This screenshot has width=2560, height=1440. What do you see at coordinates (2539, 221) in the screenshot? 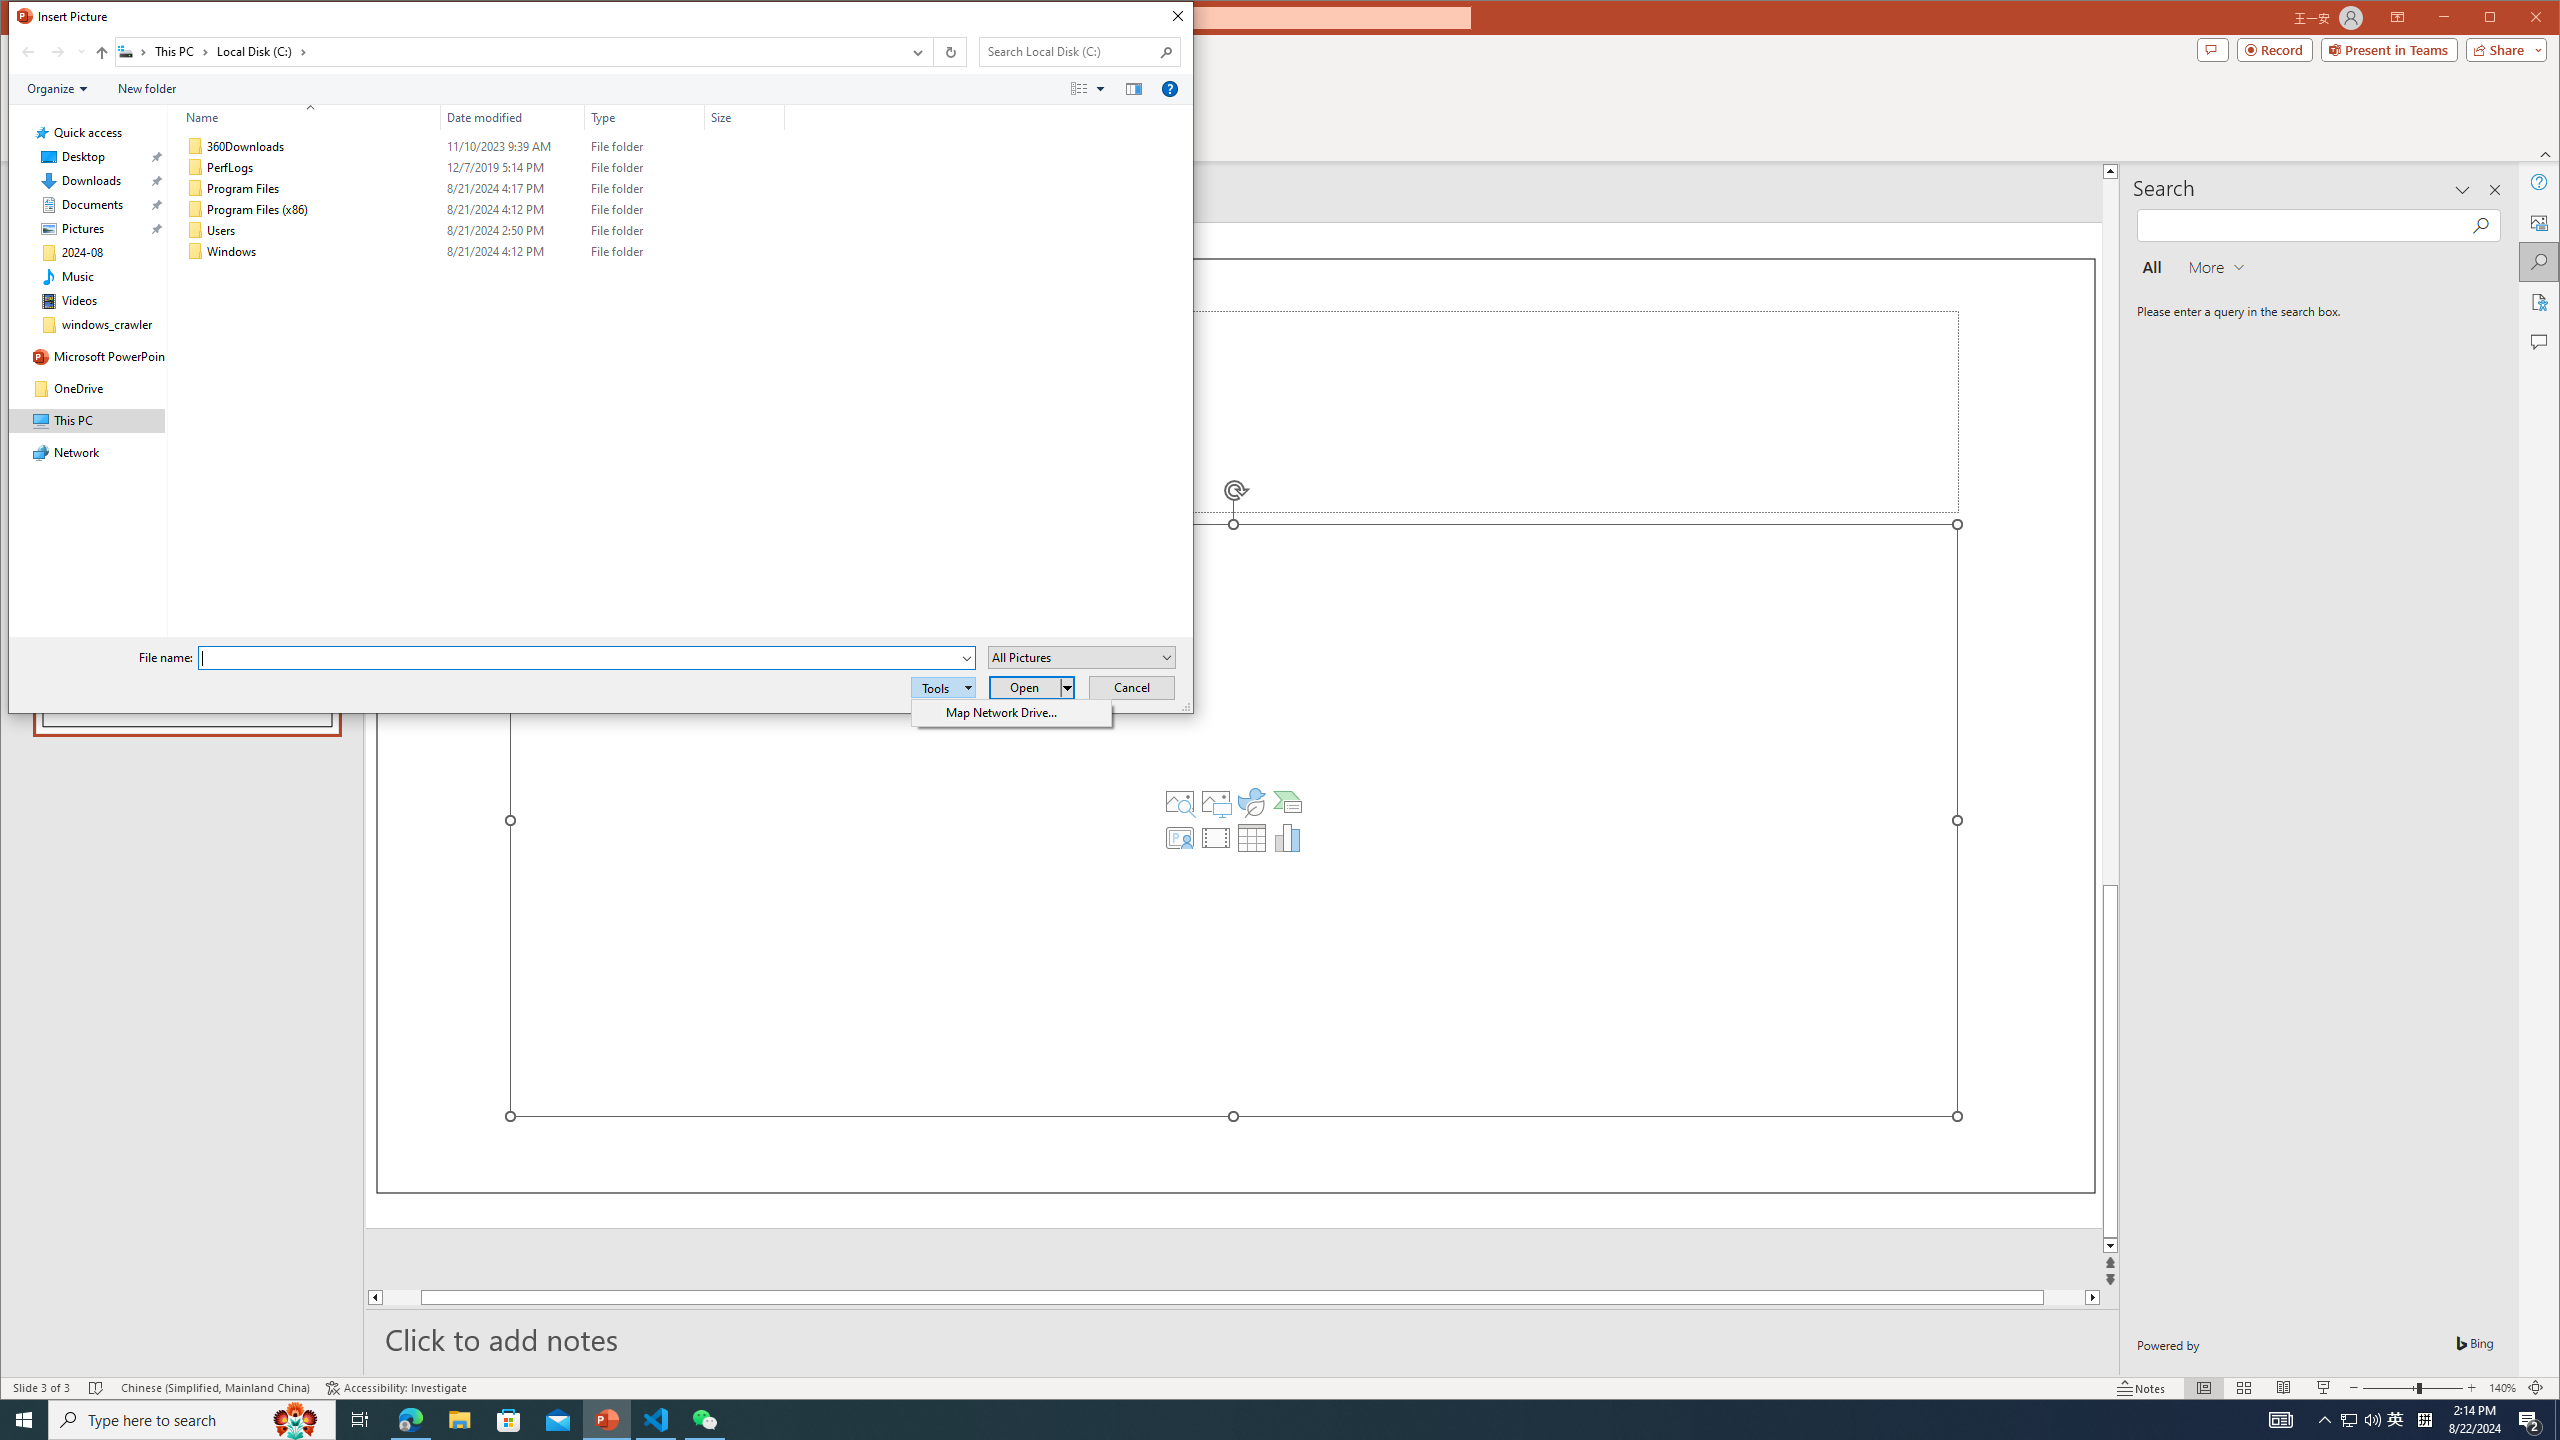
I see `'Alt Text'` at bounding box center [2539, 221].